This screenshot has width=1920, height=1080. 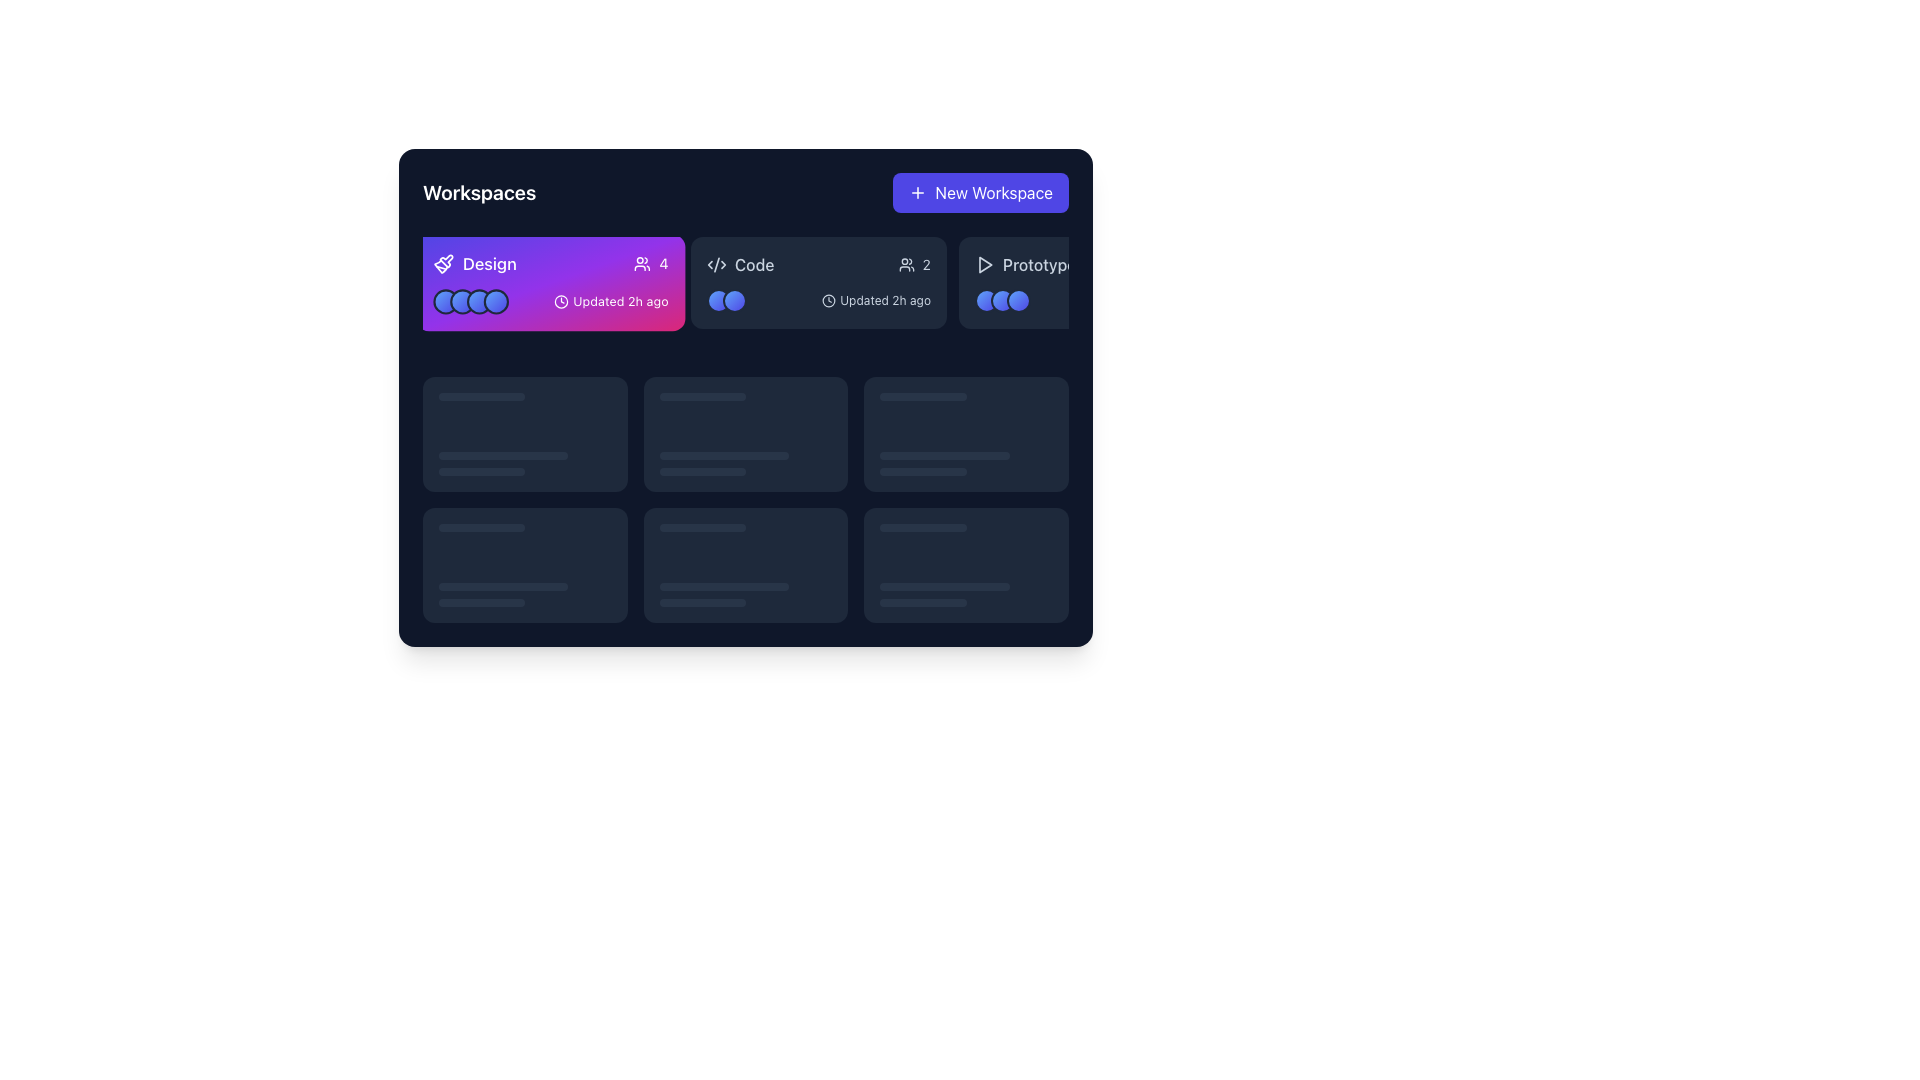 I want to click on the play icon located in the 'Prototype' workspace card, so click(x=985, y=264).